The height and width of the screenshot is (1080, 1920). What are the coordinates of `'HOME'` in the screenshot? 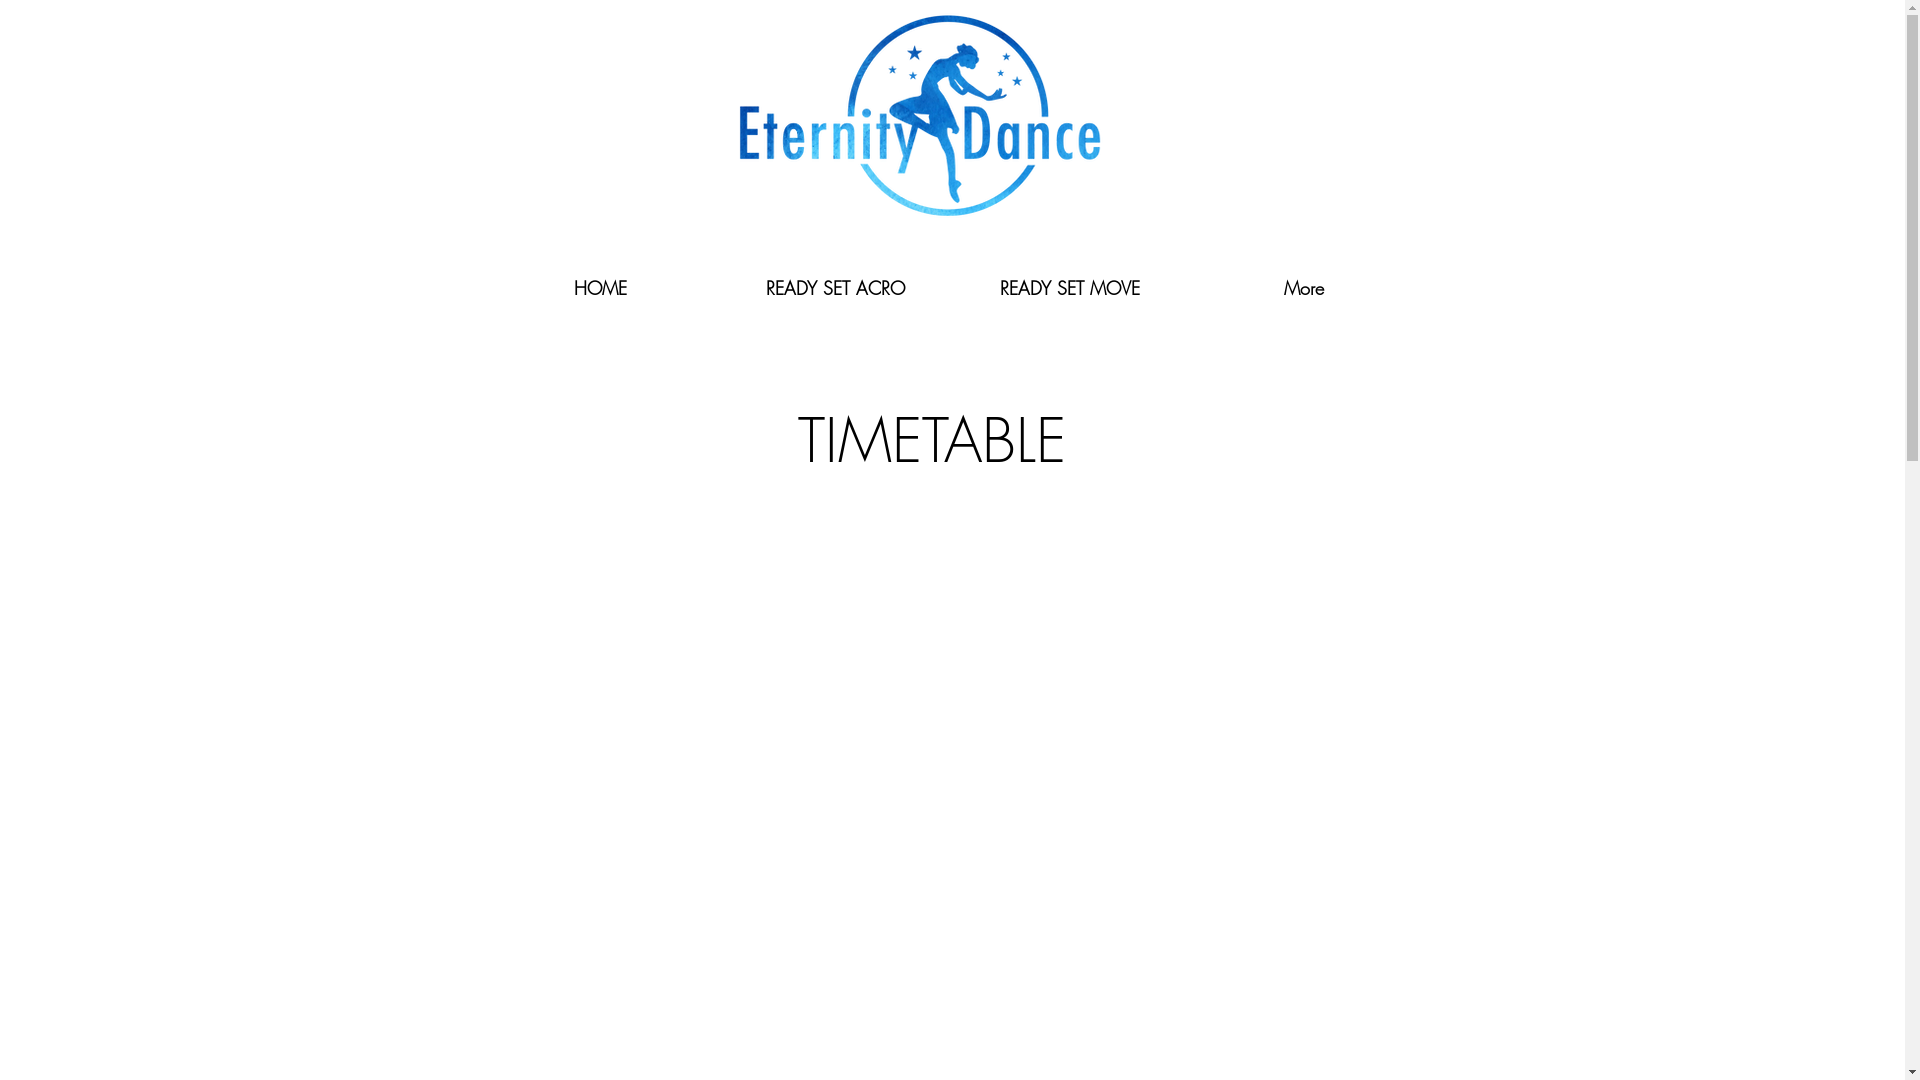 It's located at (598, 288).